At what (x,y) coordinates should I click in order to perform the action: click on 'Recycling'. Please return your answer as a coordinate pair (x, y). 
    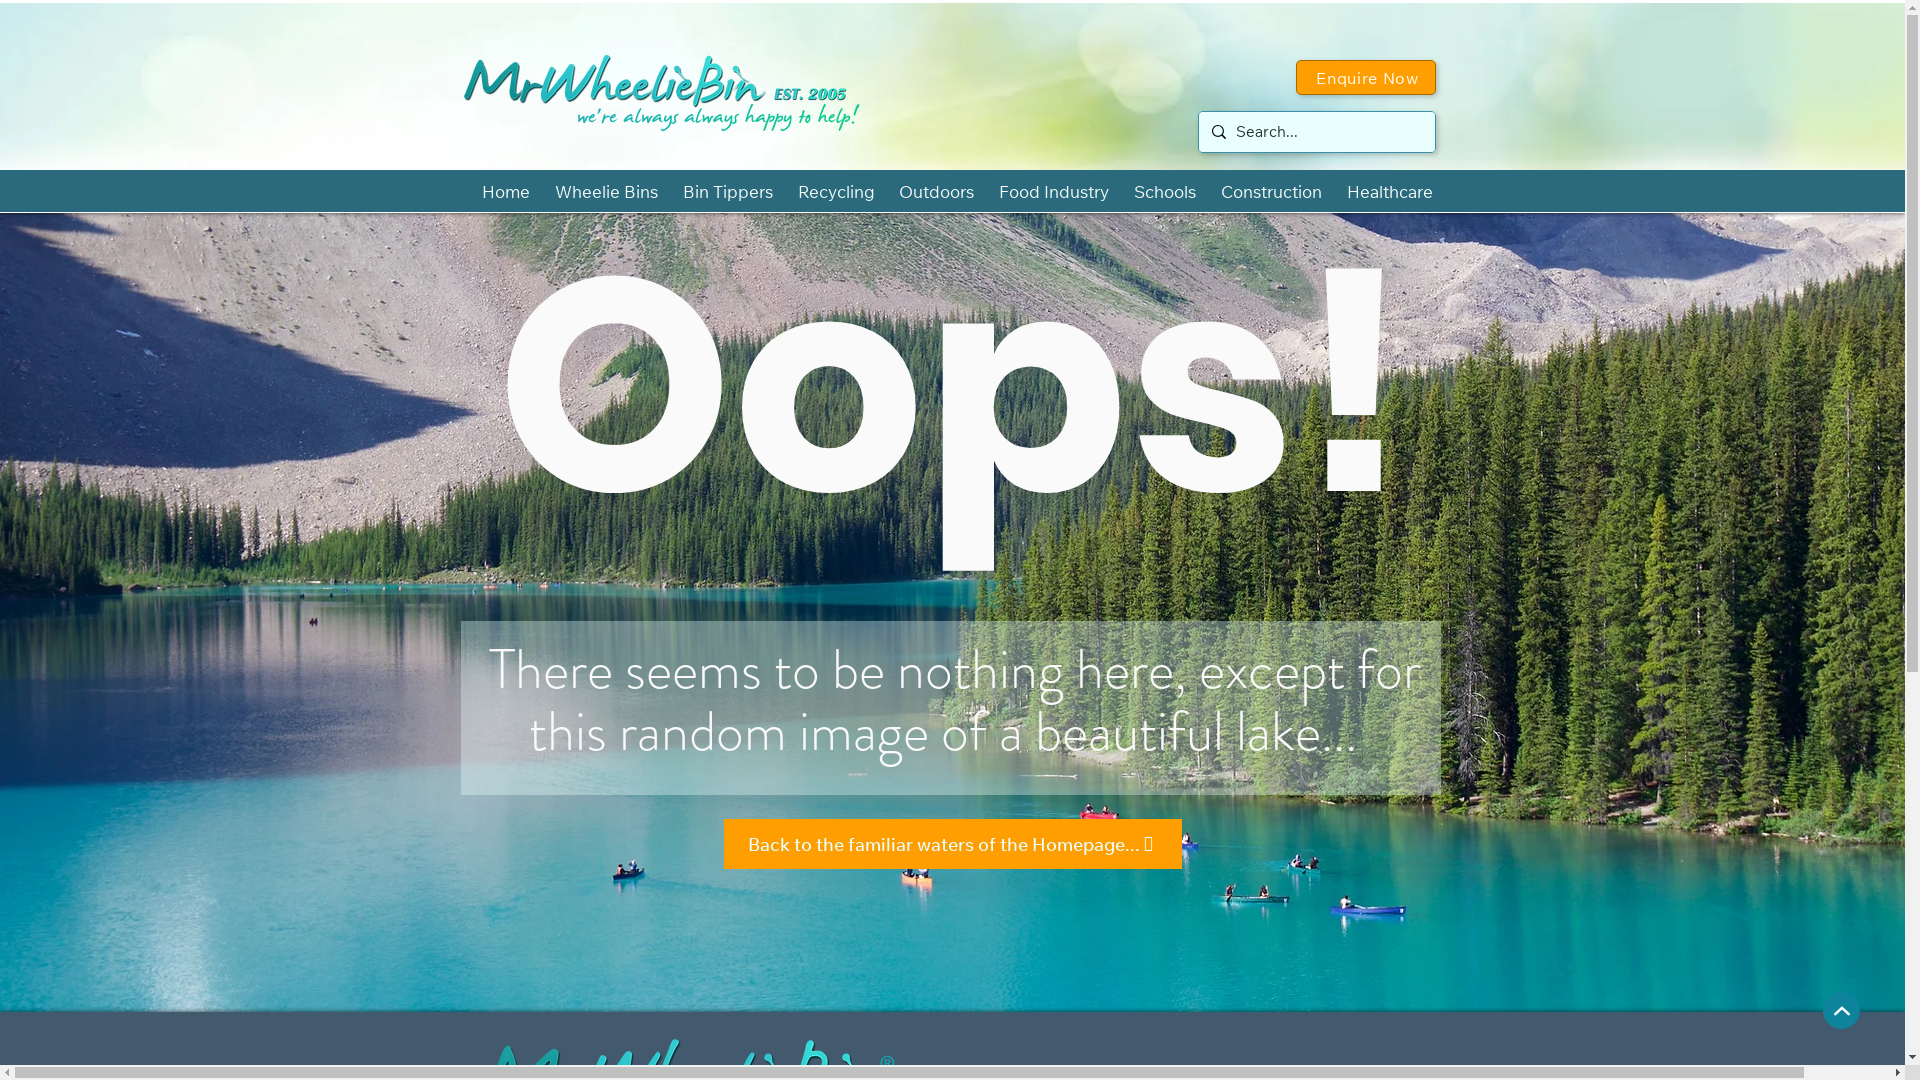
    Looking at the image, I should click on (786, 191).